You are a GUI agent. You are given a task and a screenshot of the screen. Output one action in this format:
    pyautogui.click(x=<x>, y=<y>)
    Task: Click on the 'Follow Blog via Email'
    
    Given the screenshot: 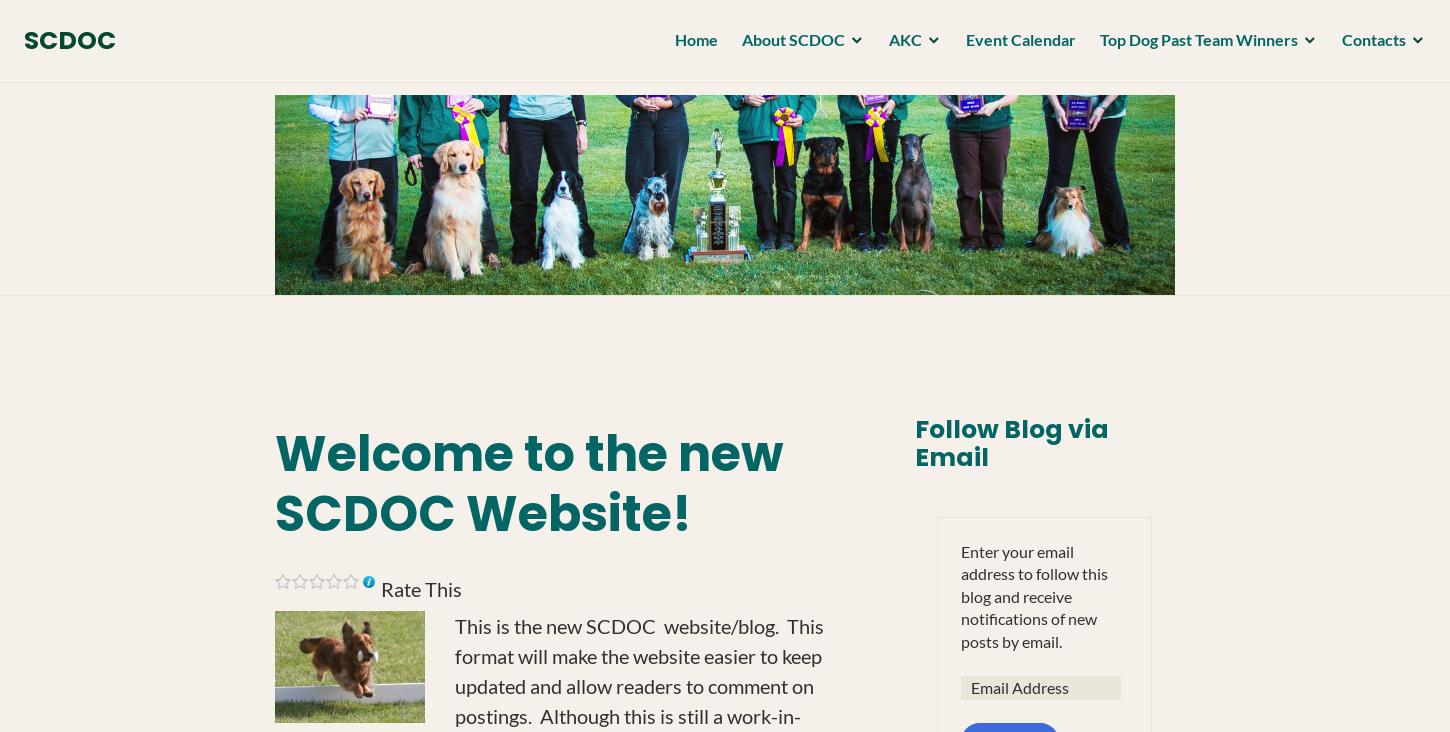 What is the action you would take?
    pyautogui.click(x=912, y=442)
    